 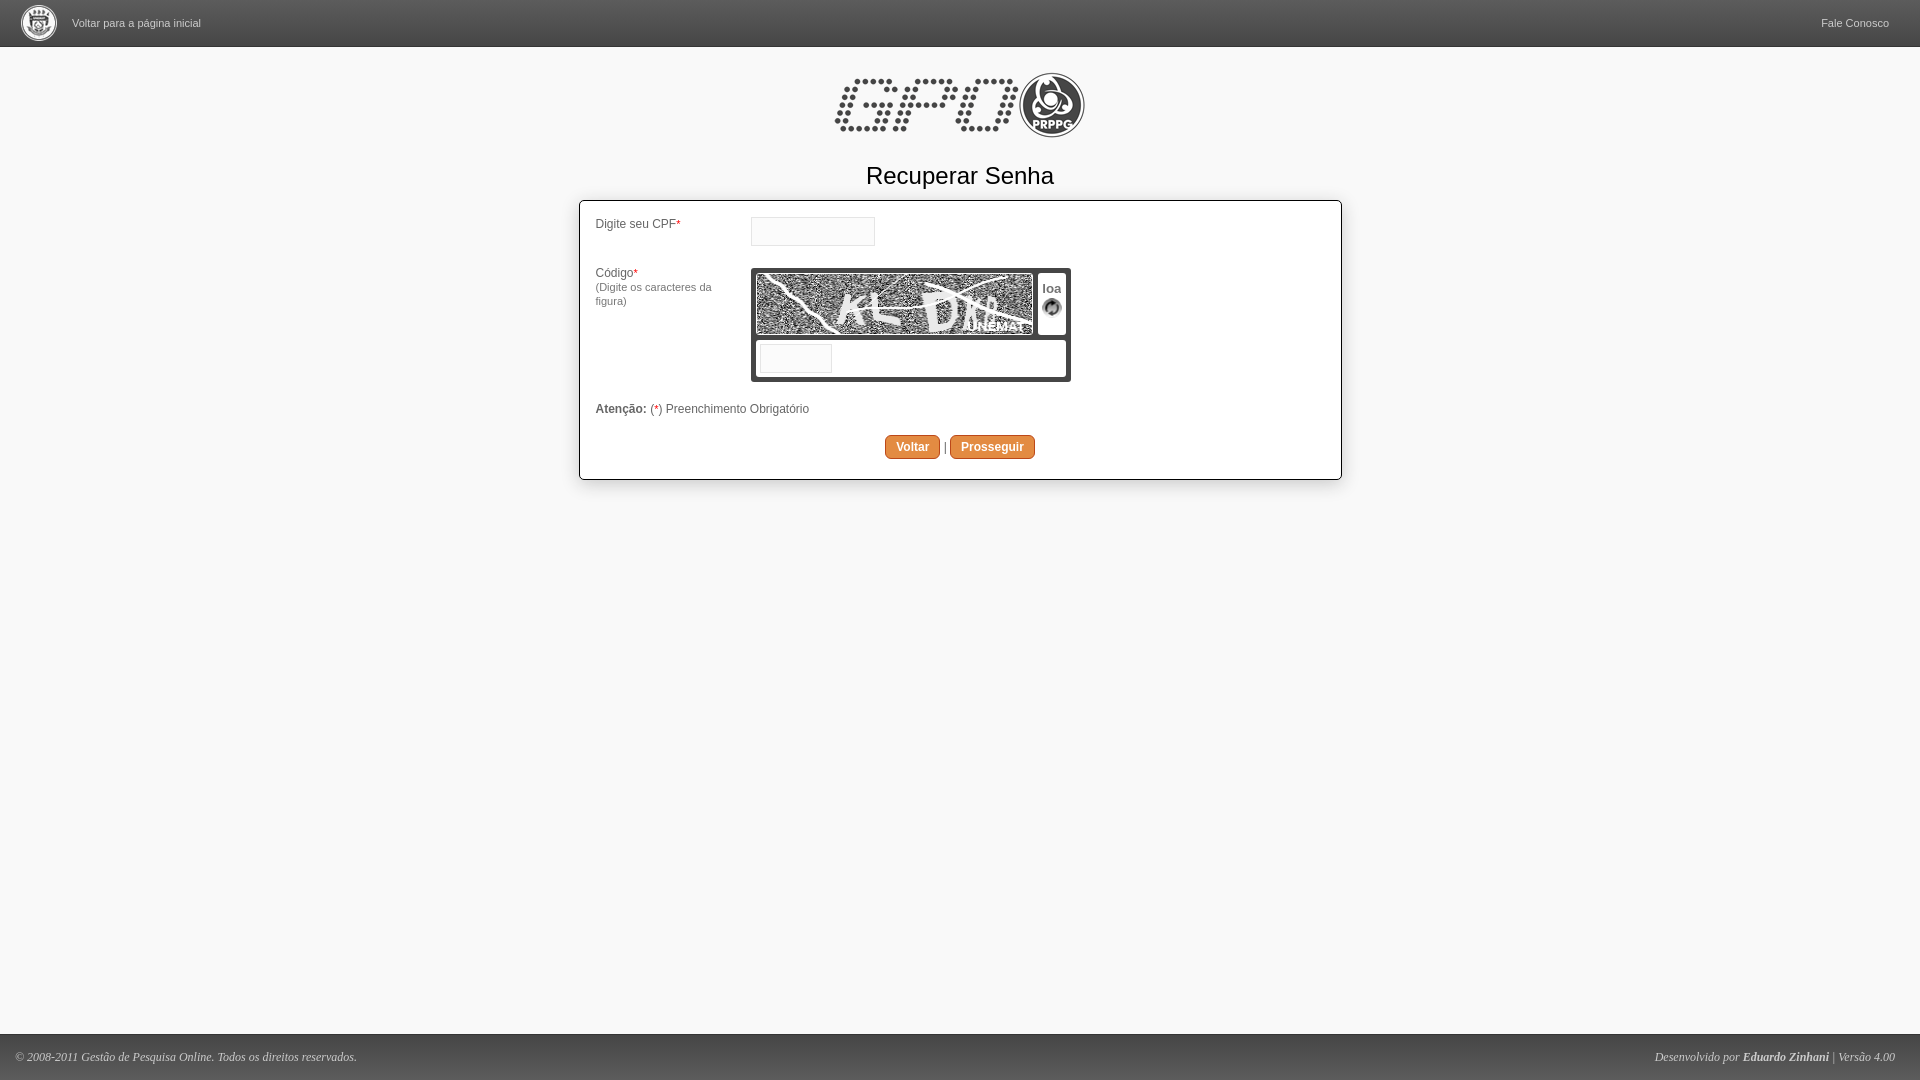 What do you see at coordinates (992, 446) in the screenshot?
I see `'Prosseguir'` at bounding box center [992, 446].